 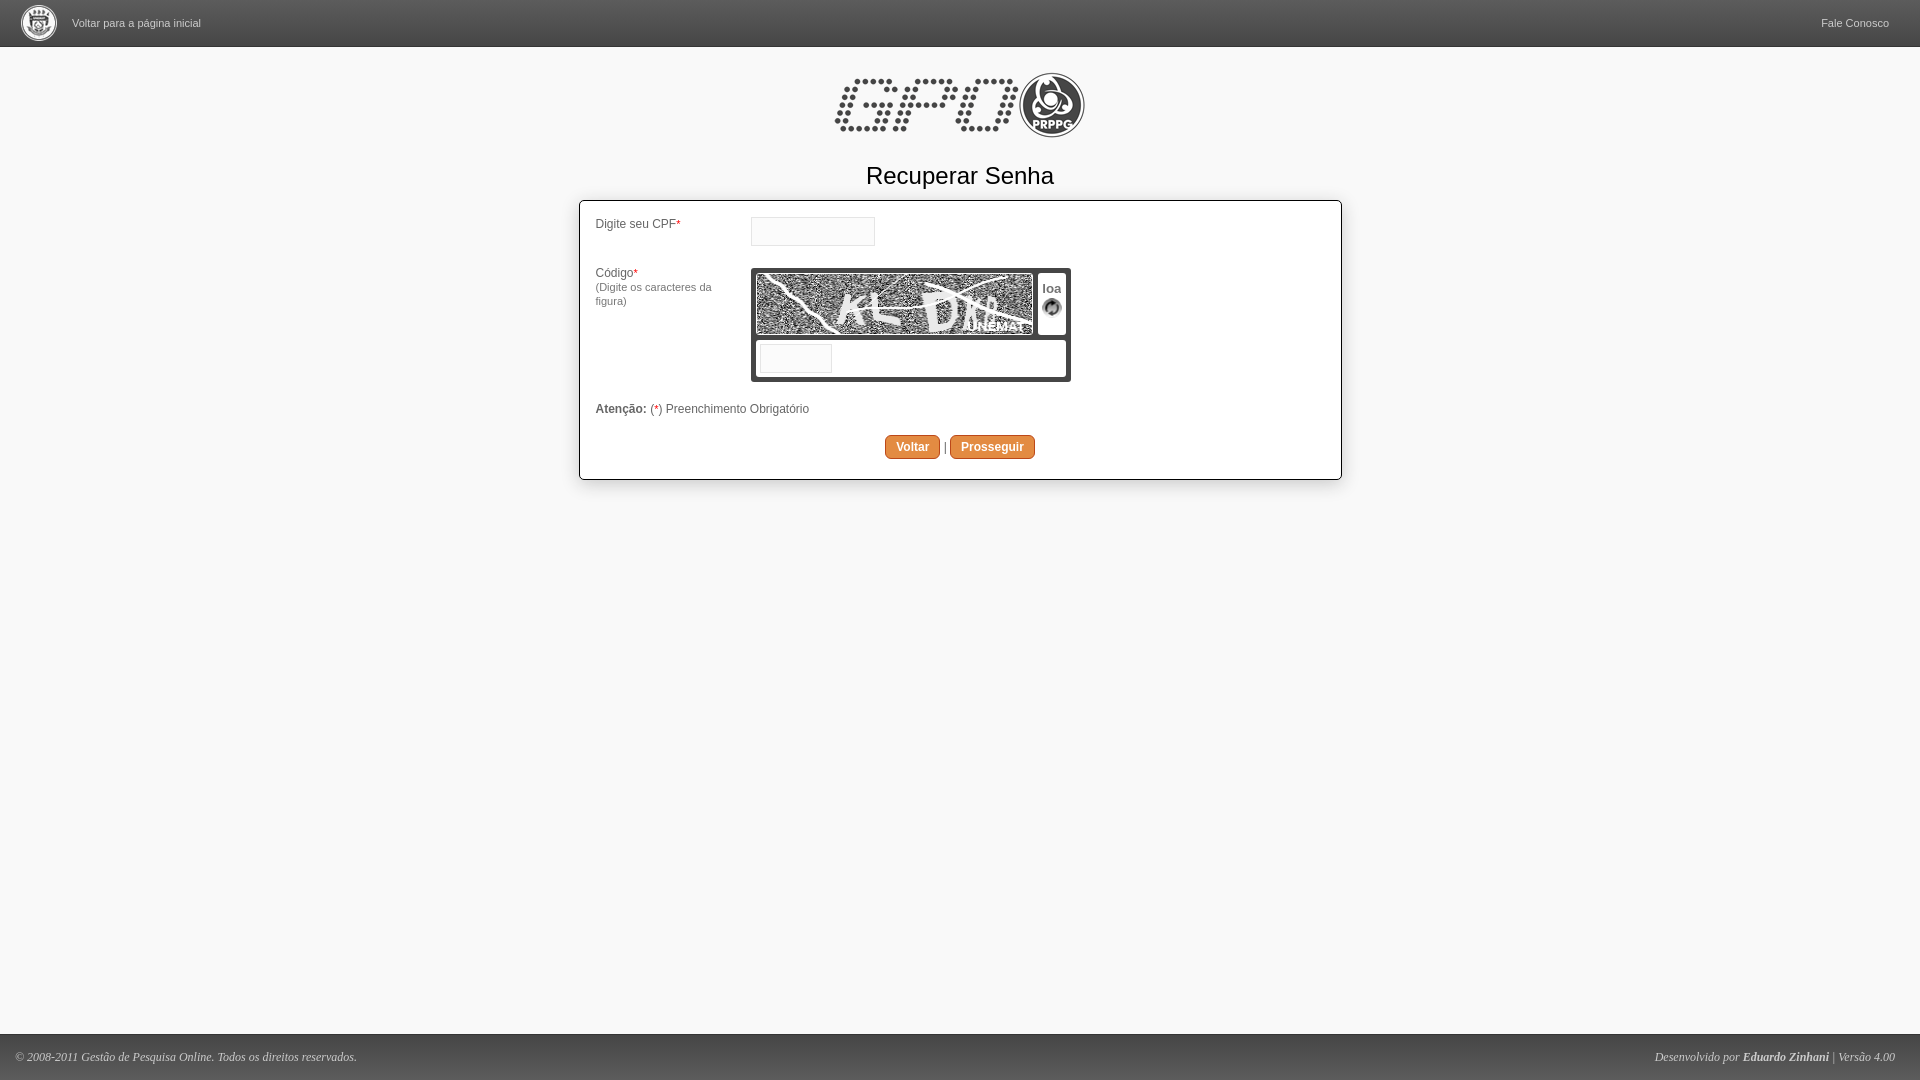 What do you see at coordinates (992, 446) in the screenshot?
I see `'Prosseguir'` at bounding box center [992, 446].